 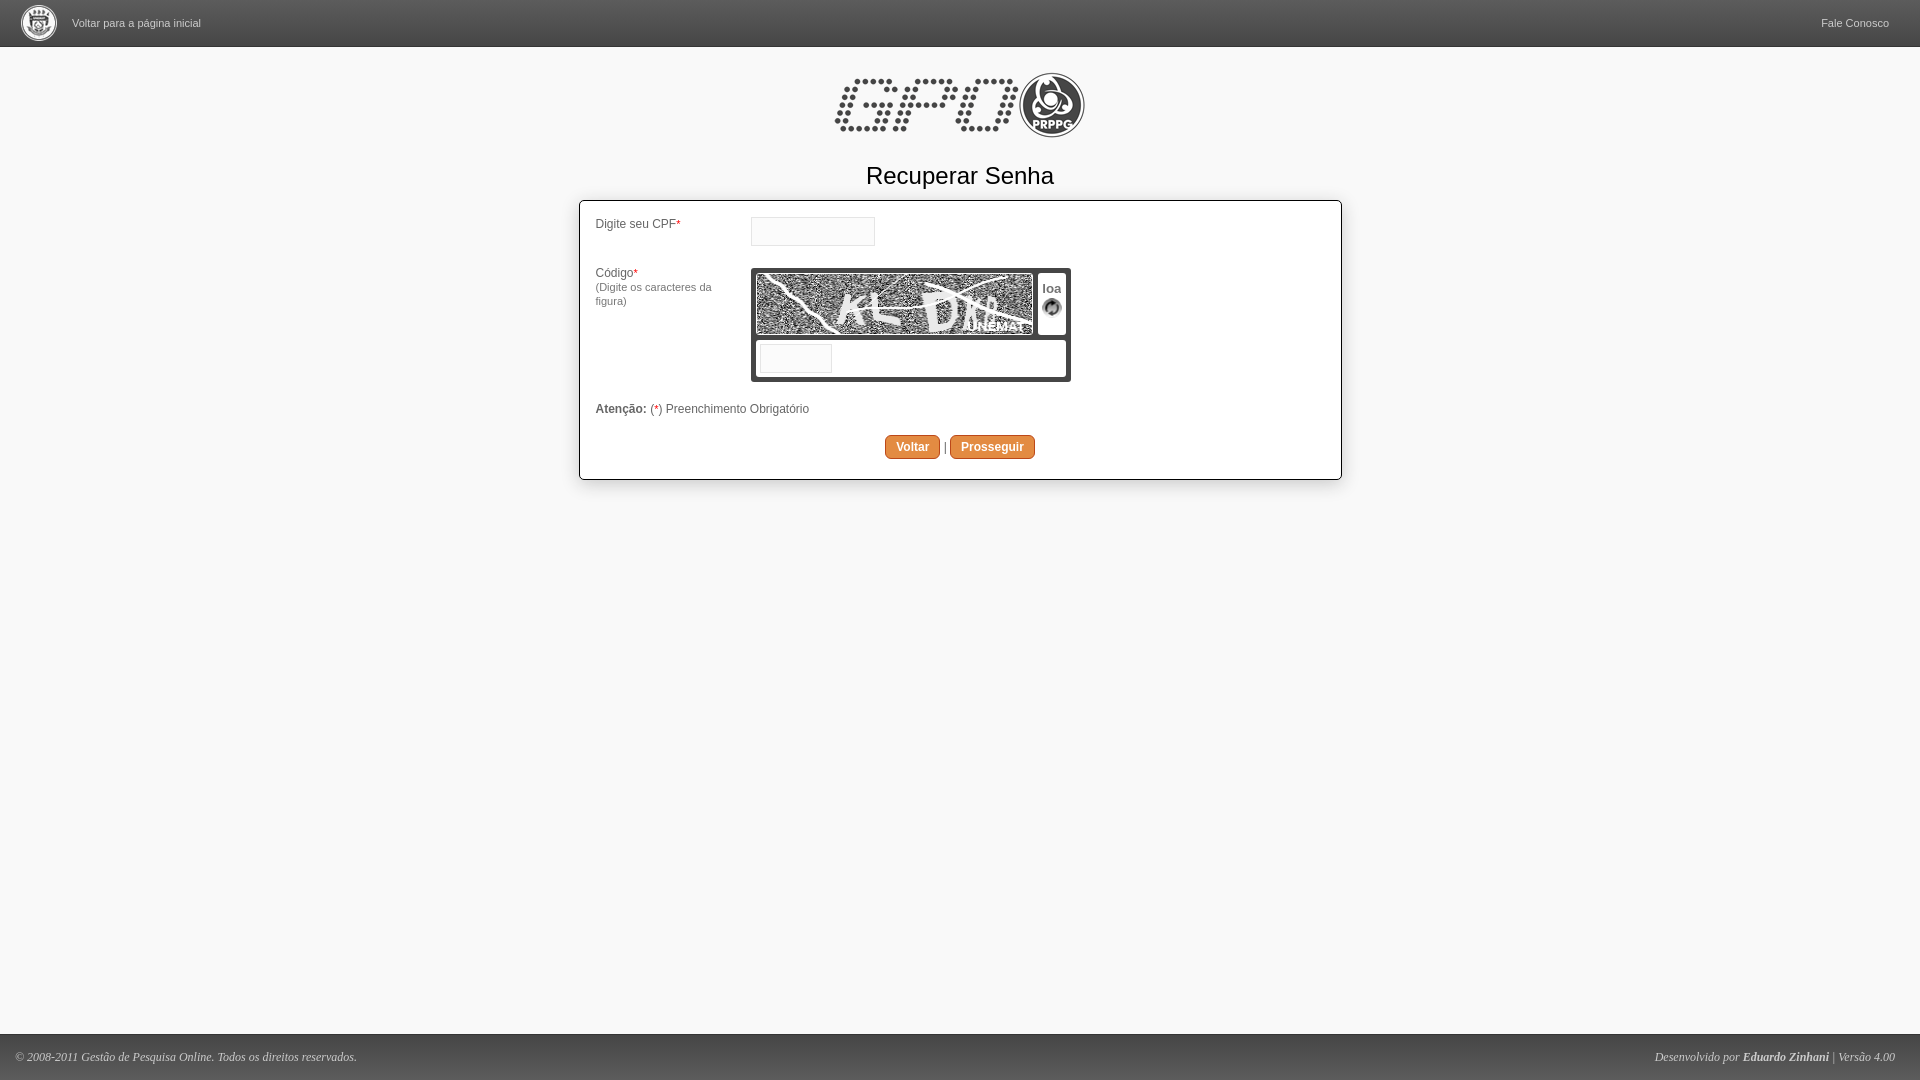 What do you see at coordinates (992, 446) in the screenshot?
I see `'Prosseguir'` at bounding box center [992, 446].